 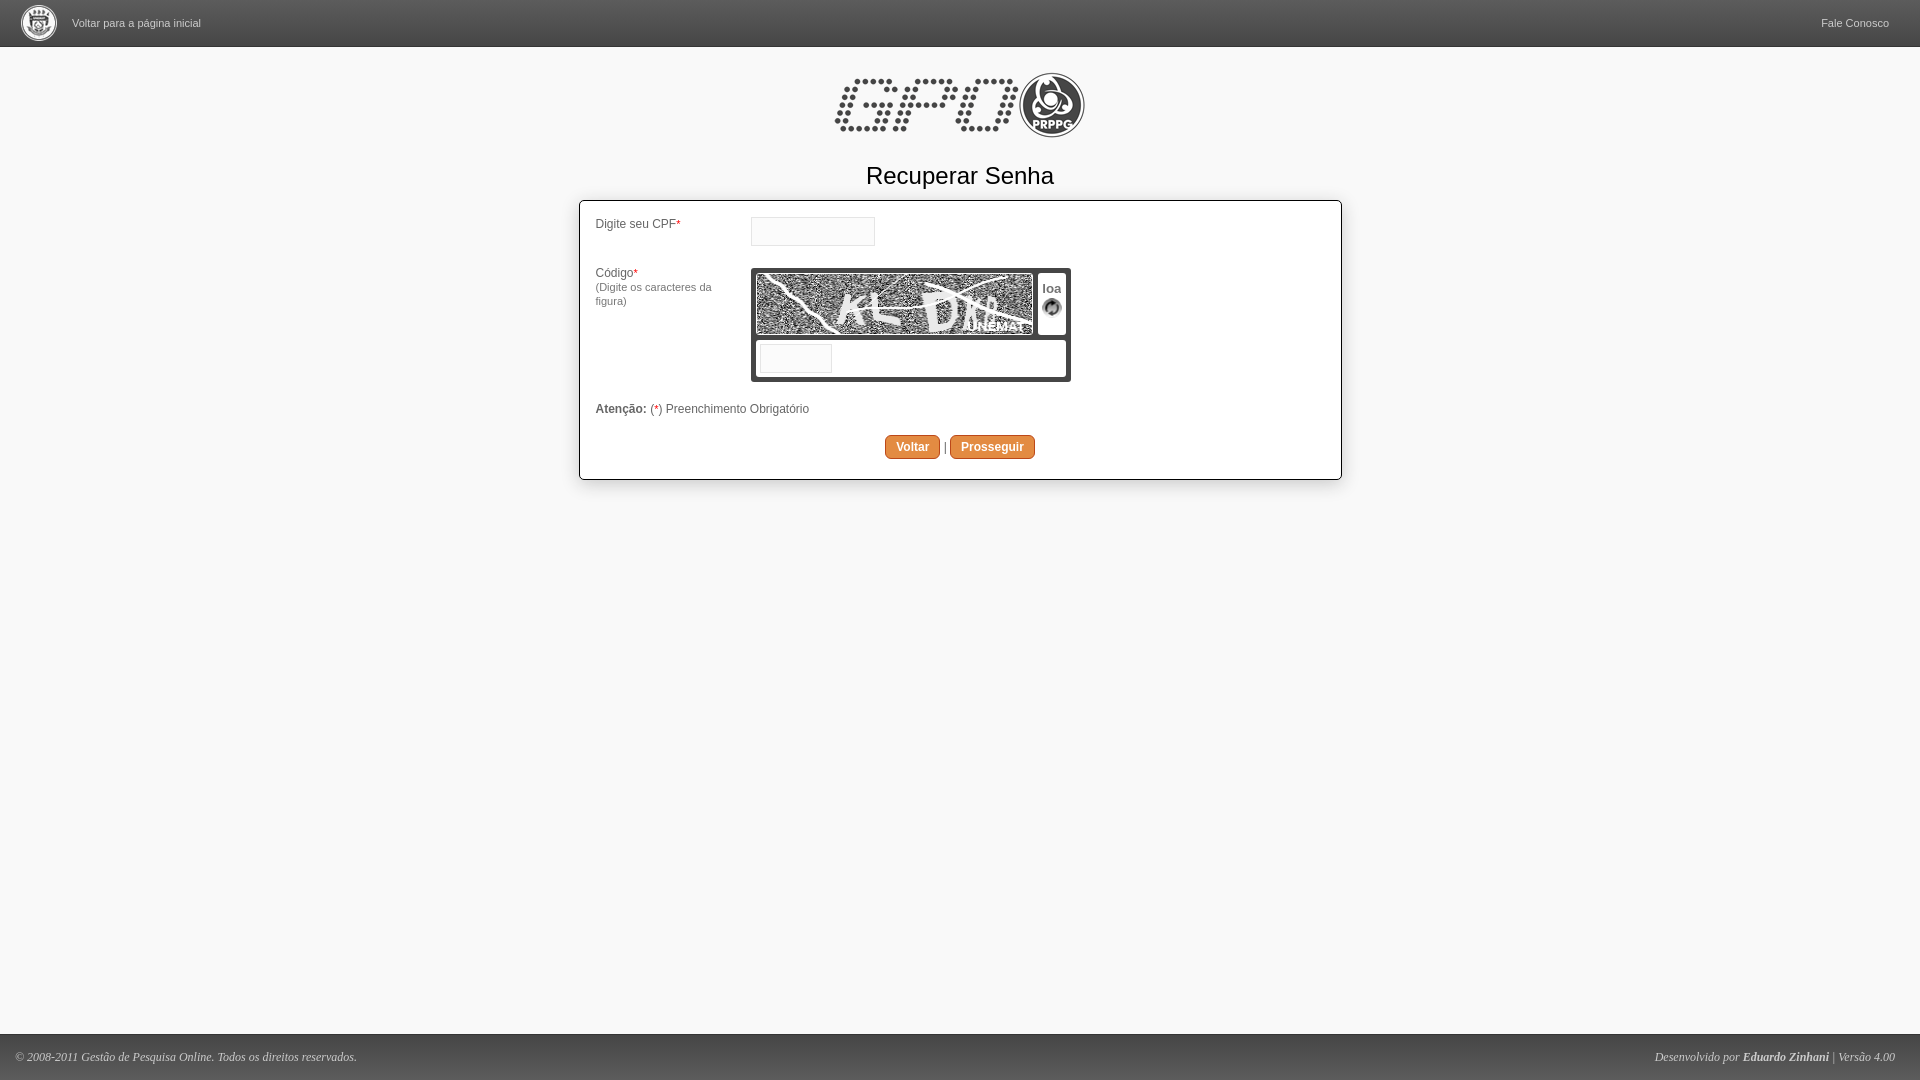 What do you see at coordinates (992, 446) in the screenshot?
I see `'Prosseguir'` at bounding box center [992, 446].